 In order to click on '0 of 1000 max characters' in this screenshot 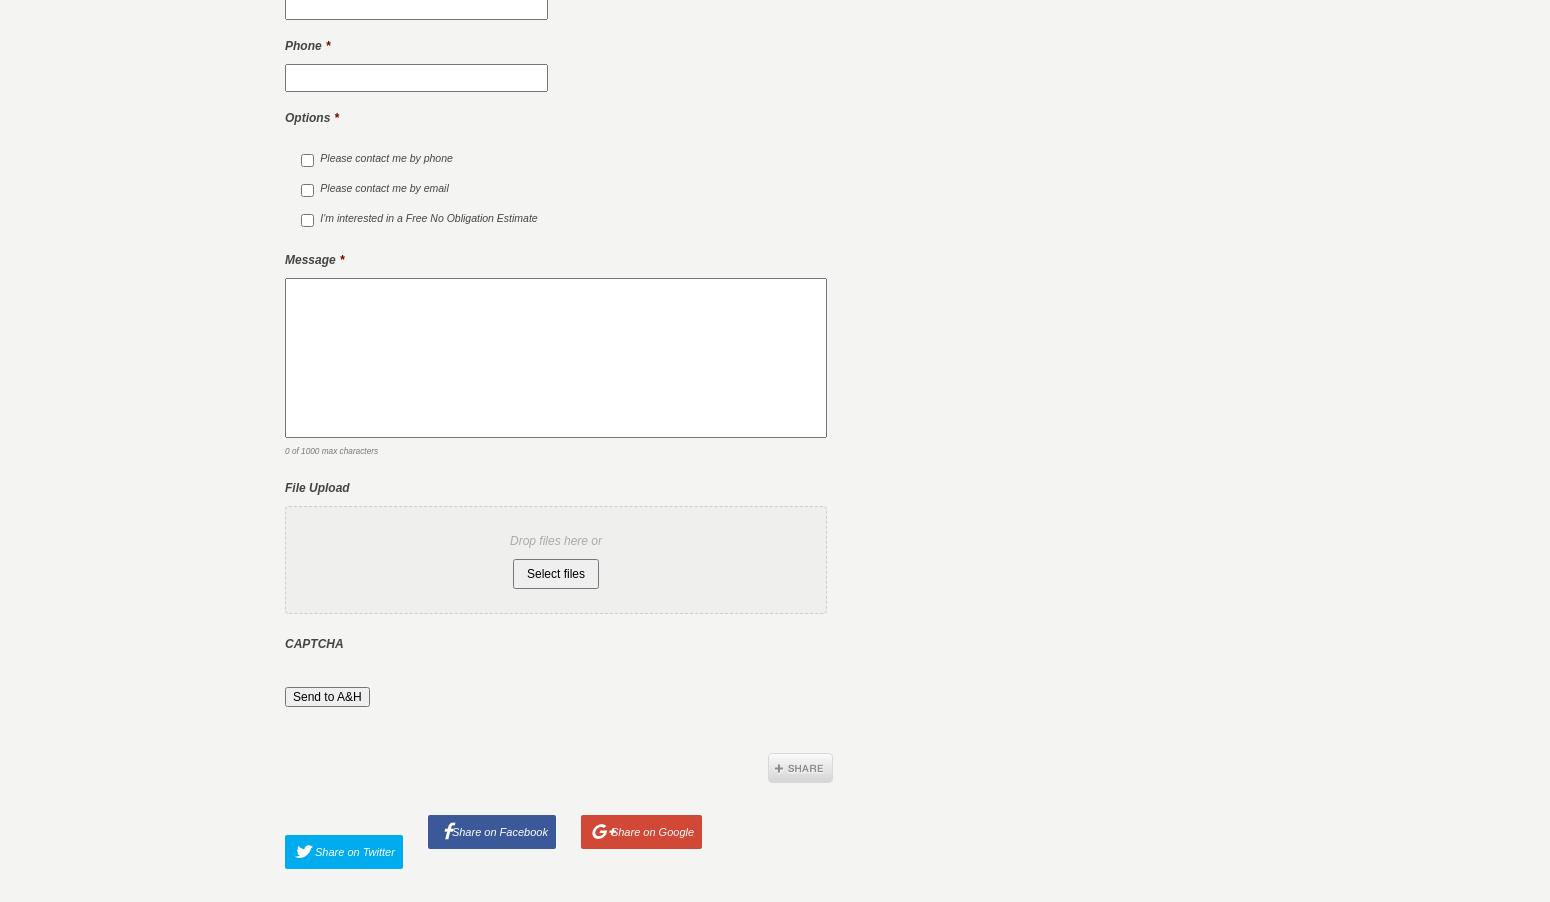, I will do `click(285, 450)`.